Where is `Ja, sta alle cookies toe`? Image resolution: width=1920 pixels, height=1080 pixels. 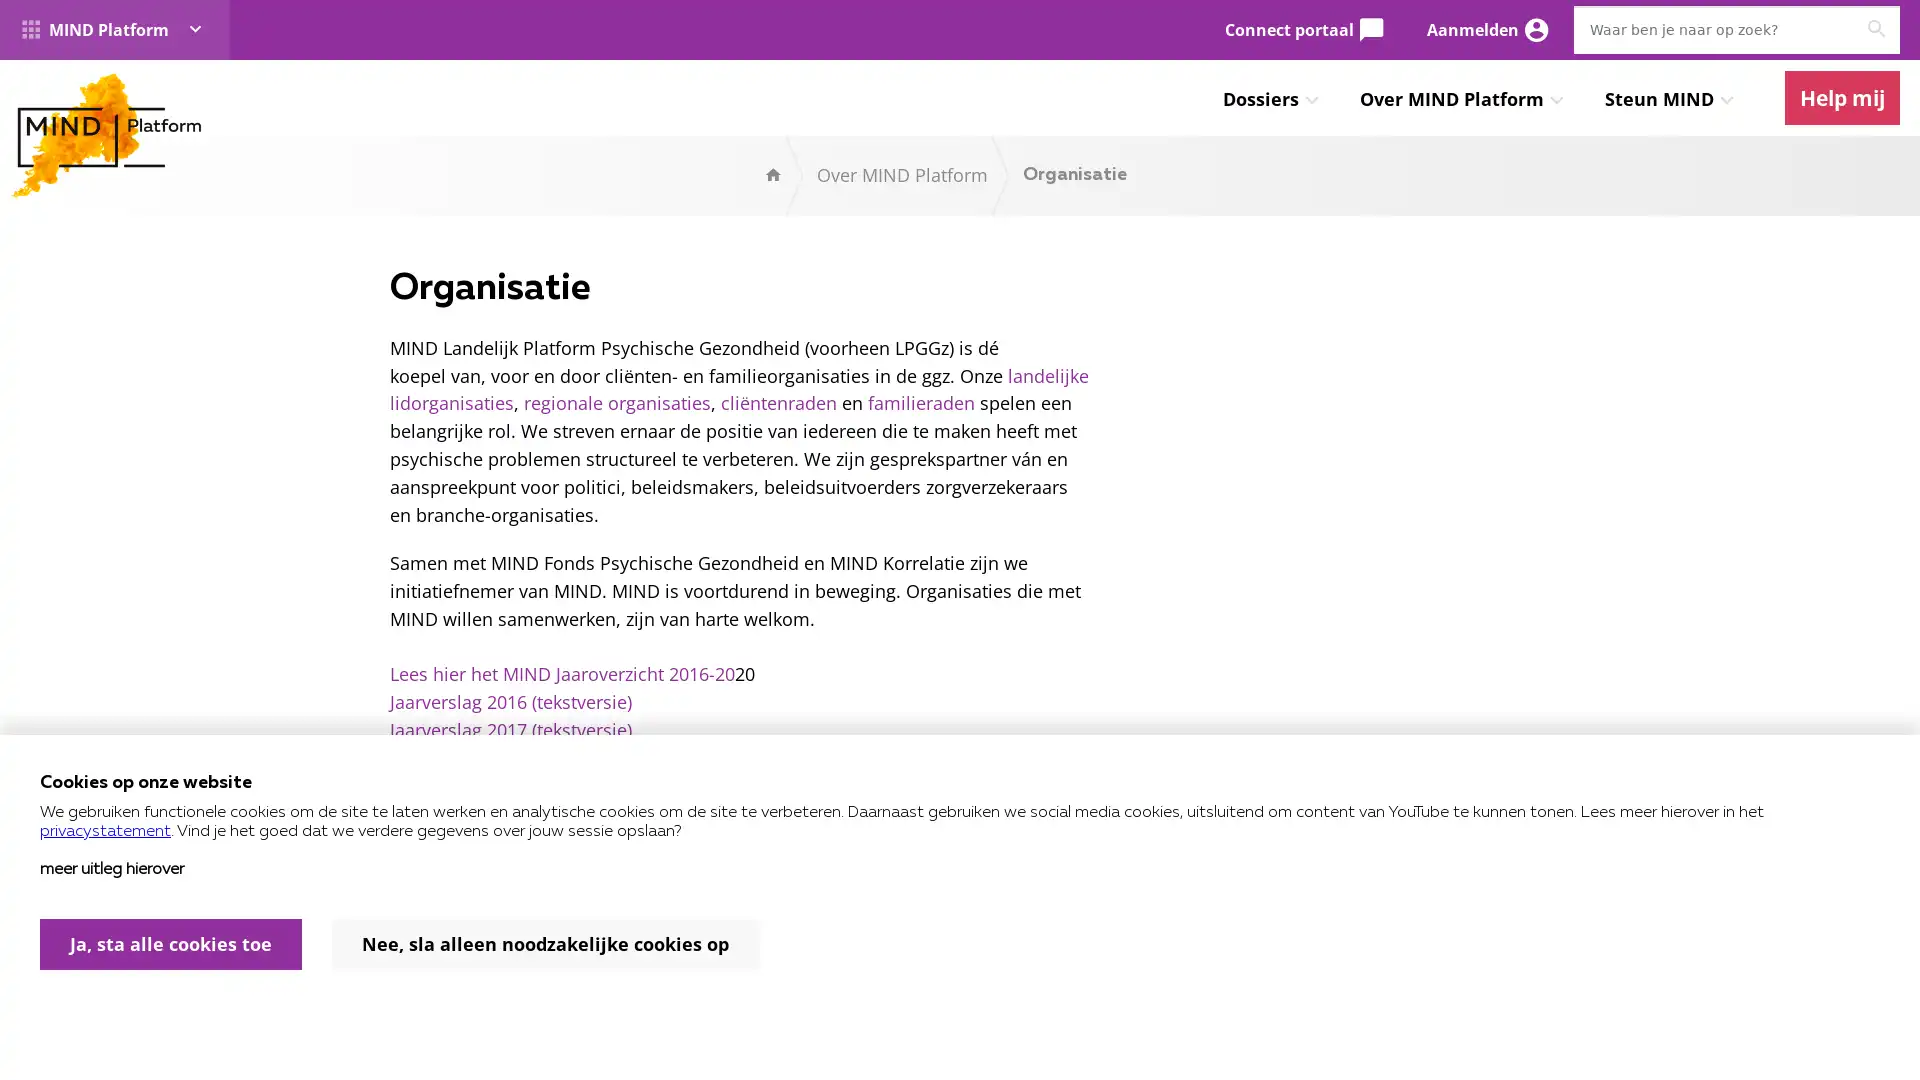
Ja, sta alle cookies toe is located at coordinates (171, 944).